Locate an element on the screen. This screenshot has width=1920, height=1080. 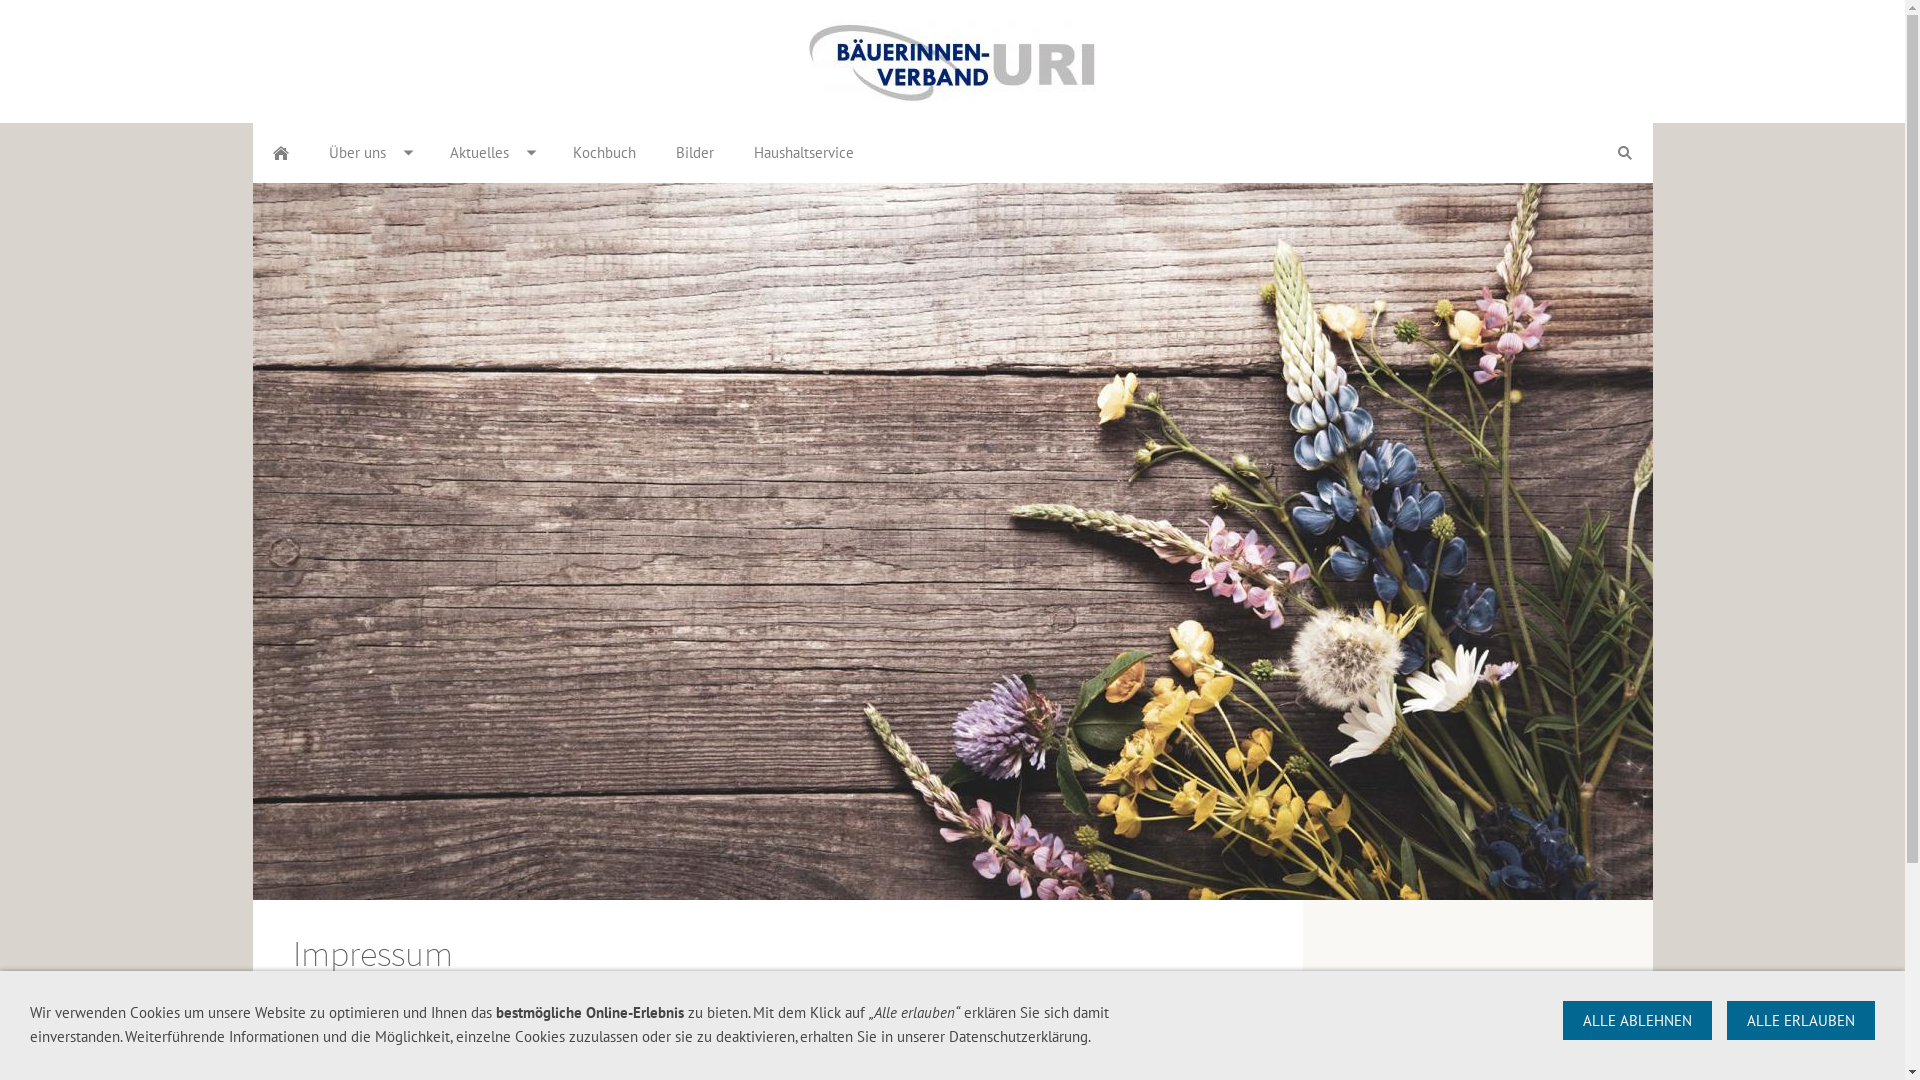
'Haushaltservice' is located at coordinates (803, 152).